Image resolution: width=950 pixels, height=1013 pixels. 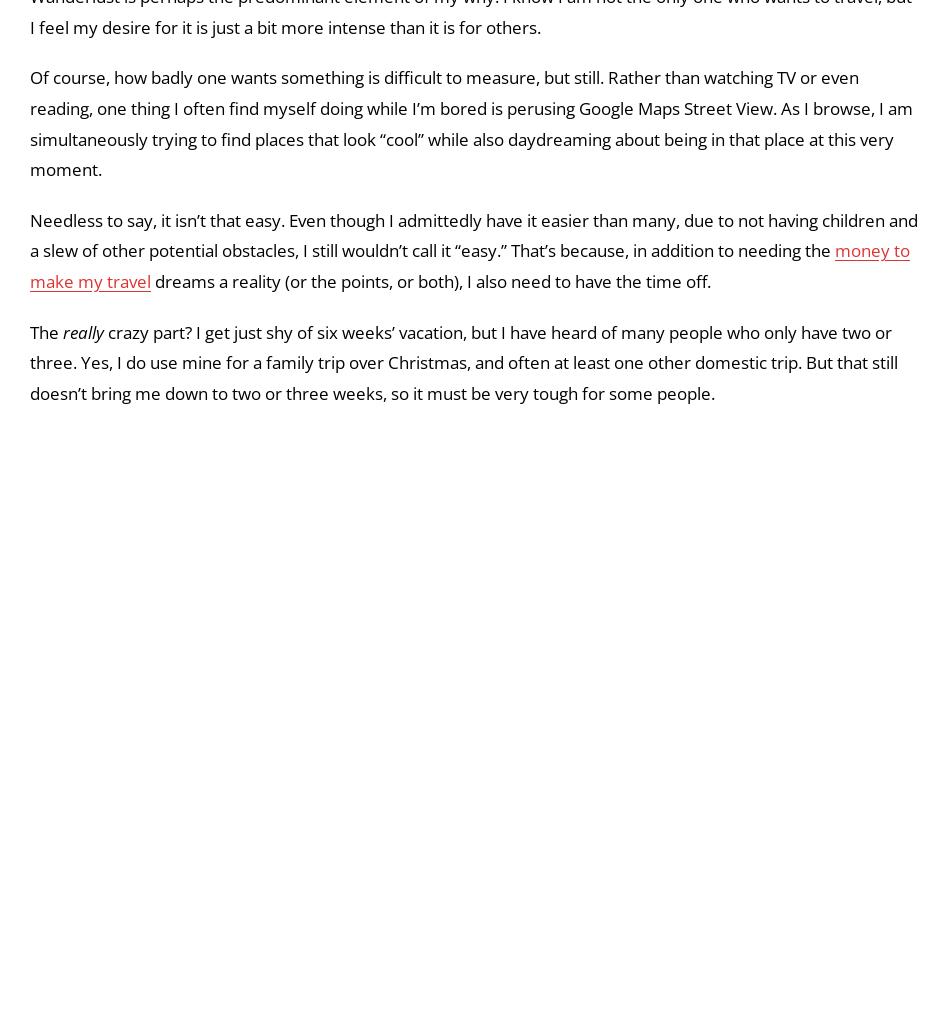 What do you see at coordinates (451, 122) in the screenshot?
I see `', I'` at bounding box center [451, 122].